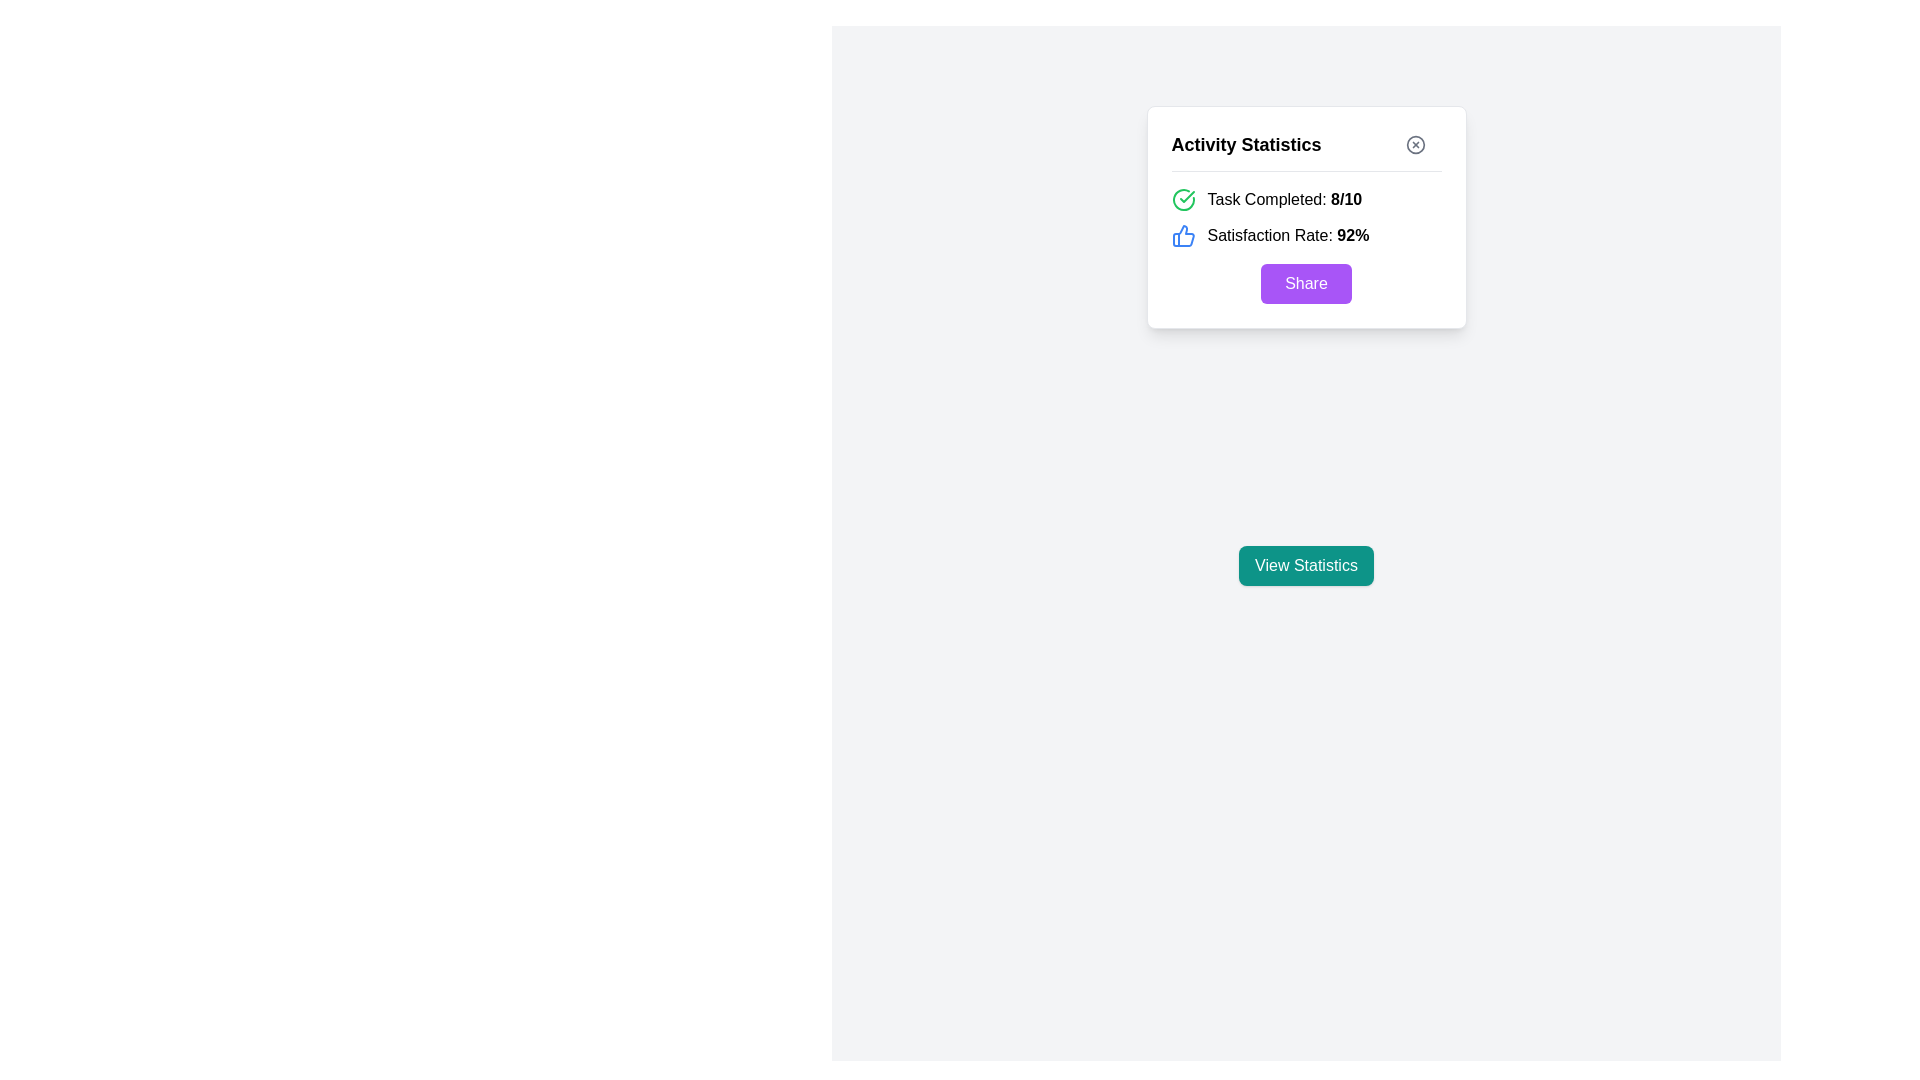  I want to click on text displayed in the second text entry of the 'Activity Statistics' section, which provides feedback on the satisfaction rate, so click(1288, 234).